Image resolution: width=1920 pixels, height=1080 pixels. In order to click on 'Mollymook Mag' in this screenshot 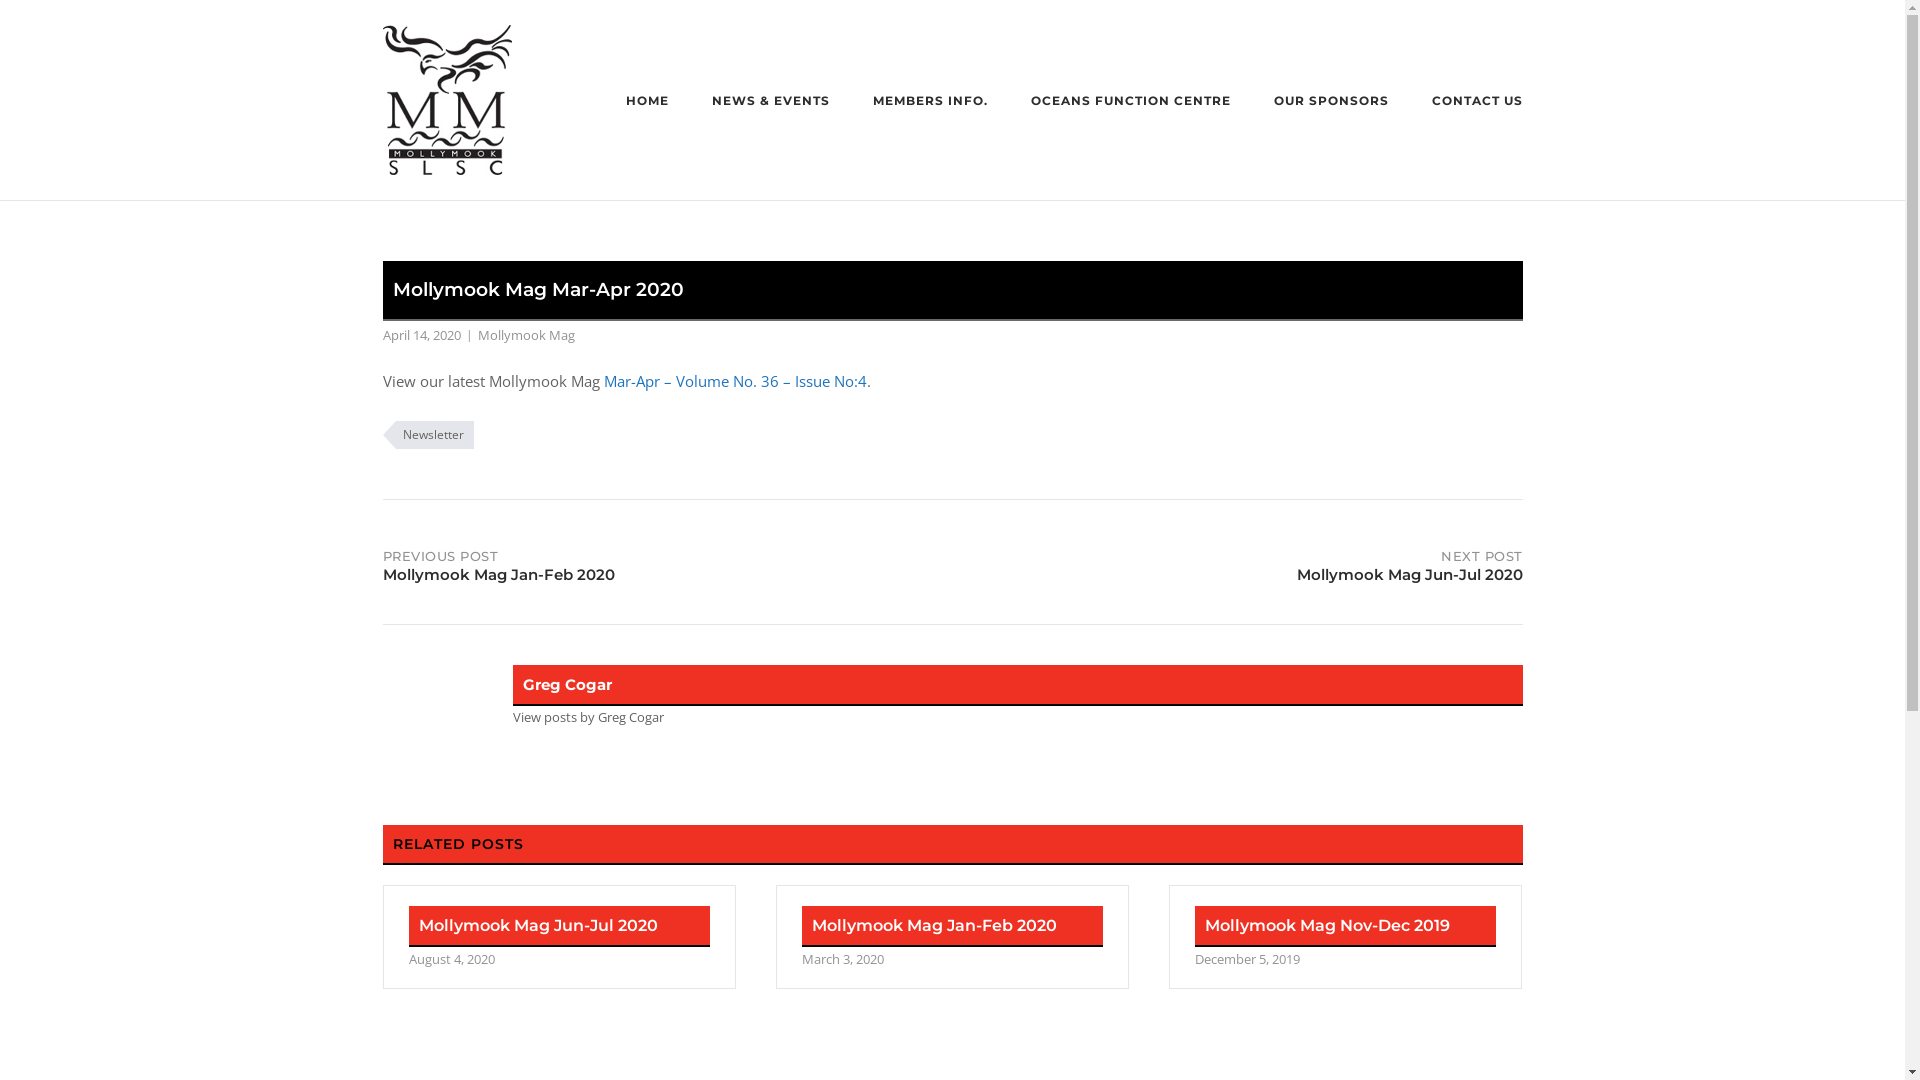, I will do `click(526, 334)`.